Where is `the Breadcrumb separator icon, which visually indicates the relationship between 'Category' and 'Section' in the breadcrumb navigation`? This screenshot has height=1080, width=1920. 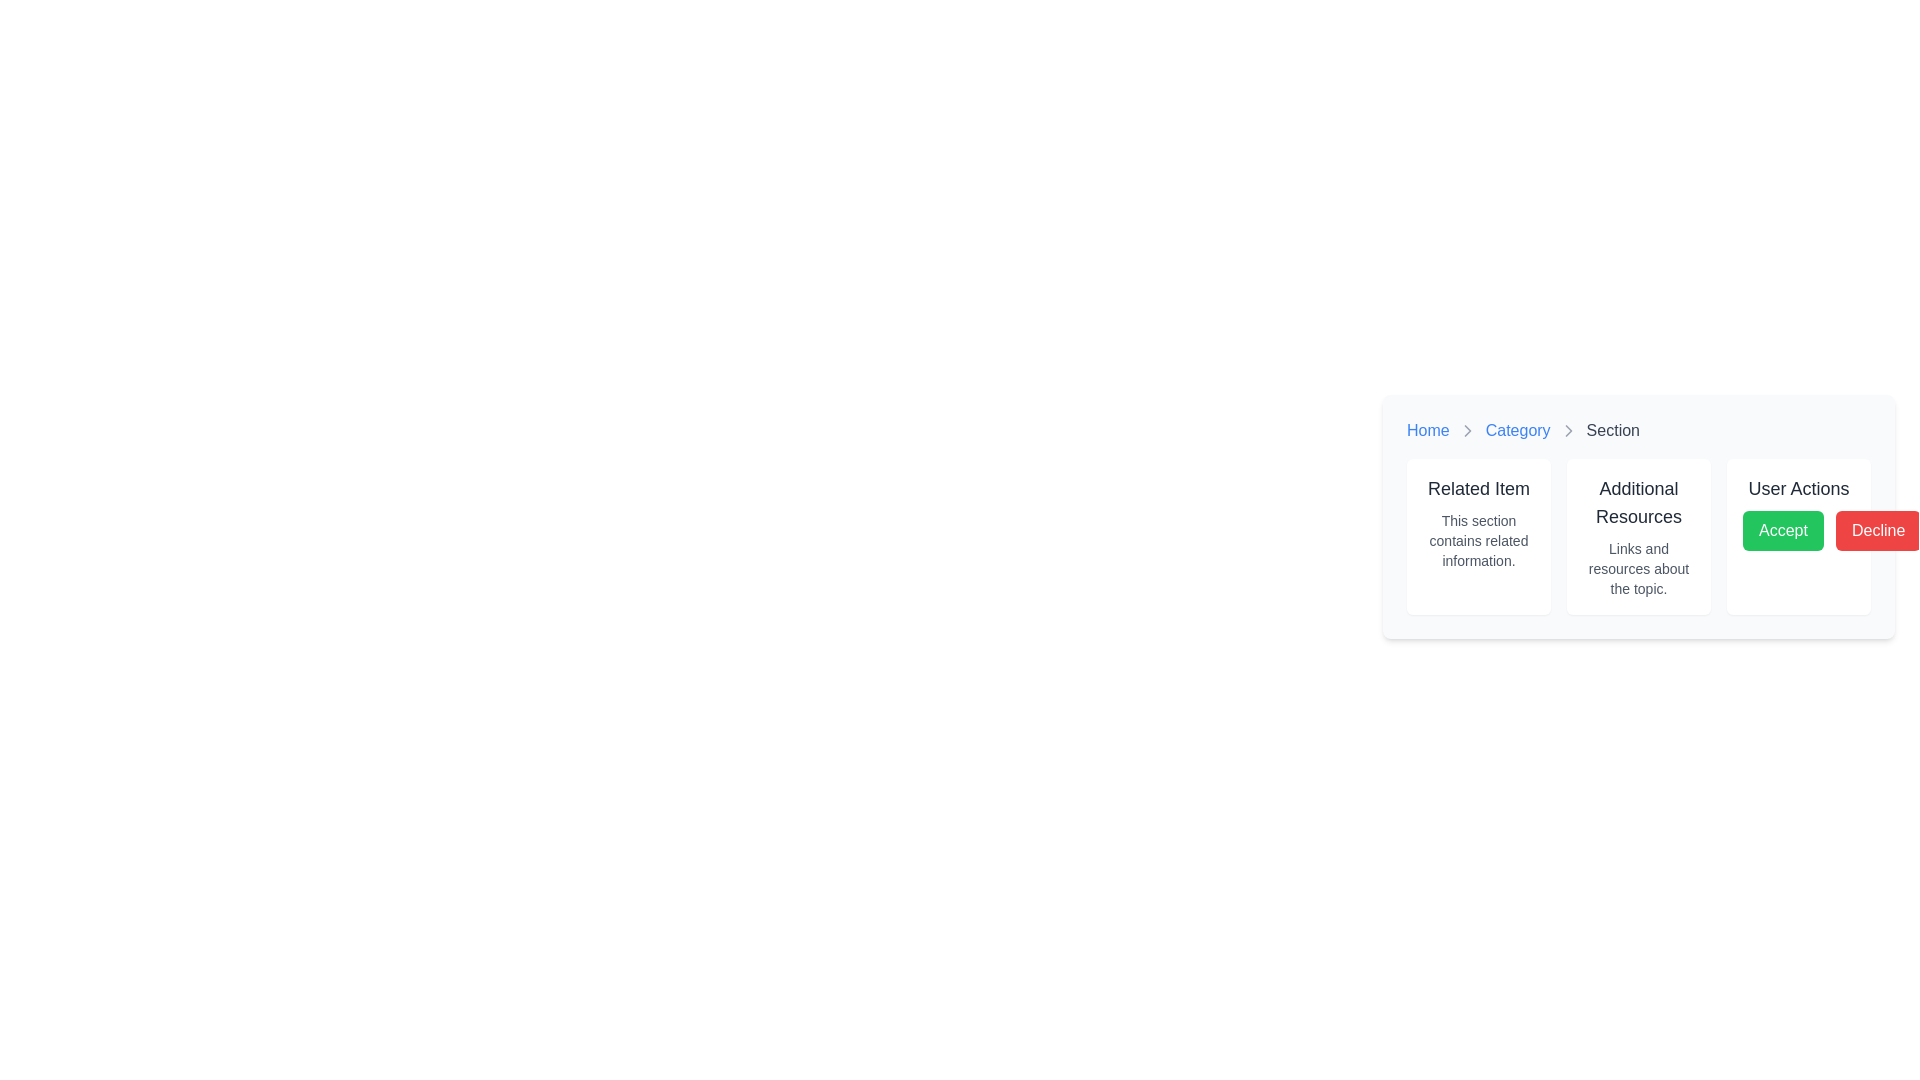 the Breadcrumb separator icon, which visually indicates the relationship between 'Category' and 'Section' in the breadcrumb navigation is located at coordinates (1467, 430).